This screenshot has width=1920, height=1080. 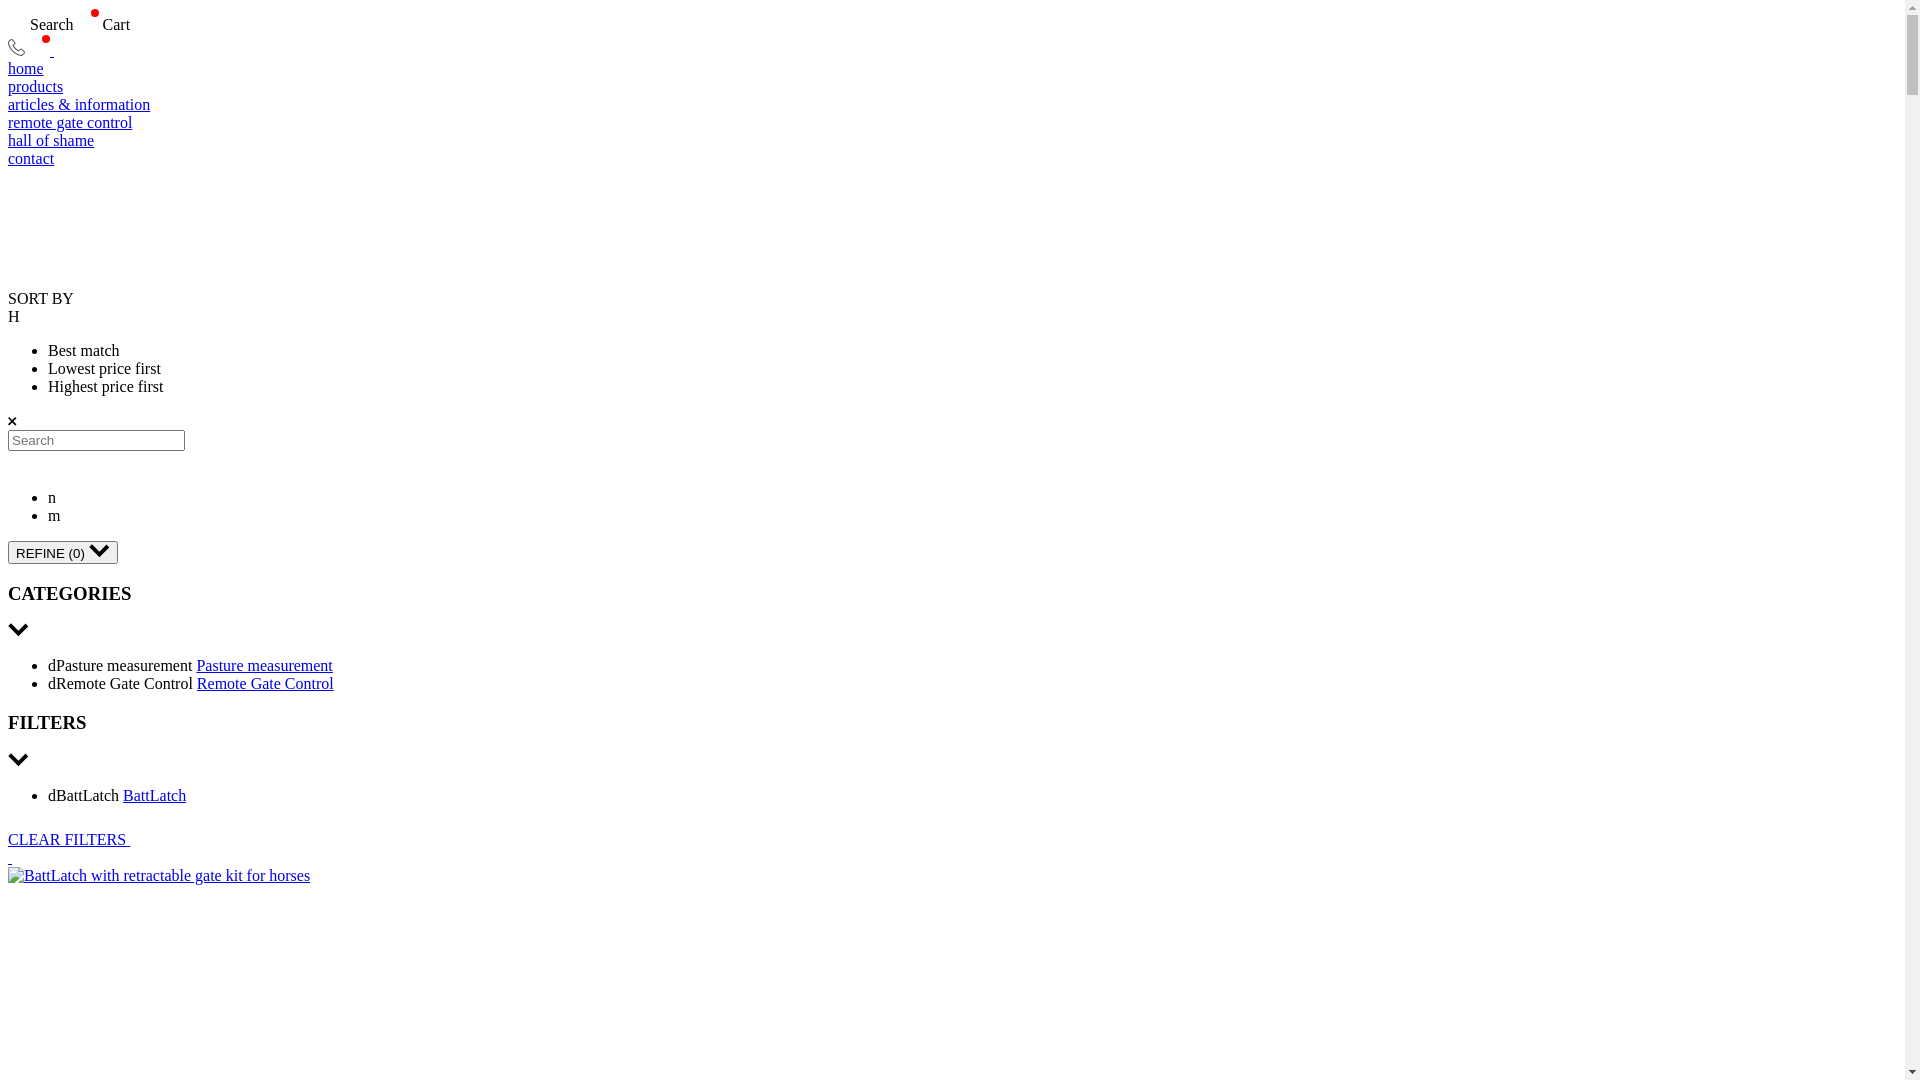 What do you see at coordinates (73, 24) in the screenshot?
I see `'Cart'` at bounding box center [73, 24].